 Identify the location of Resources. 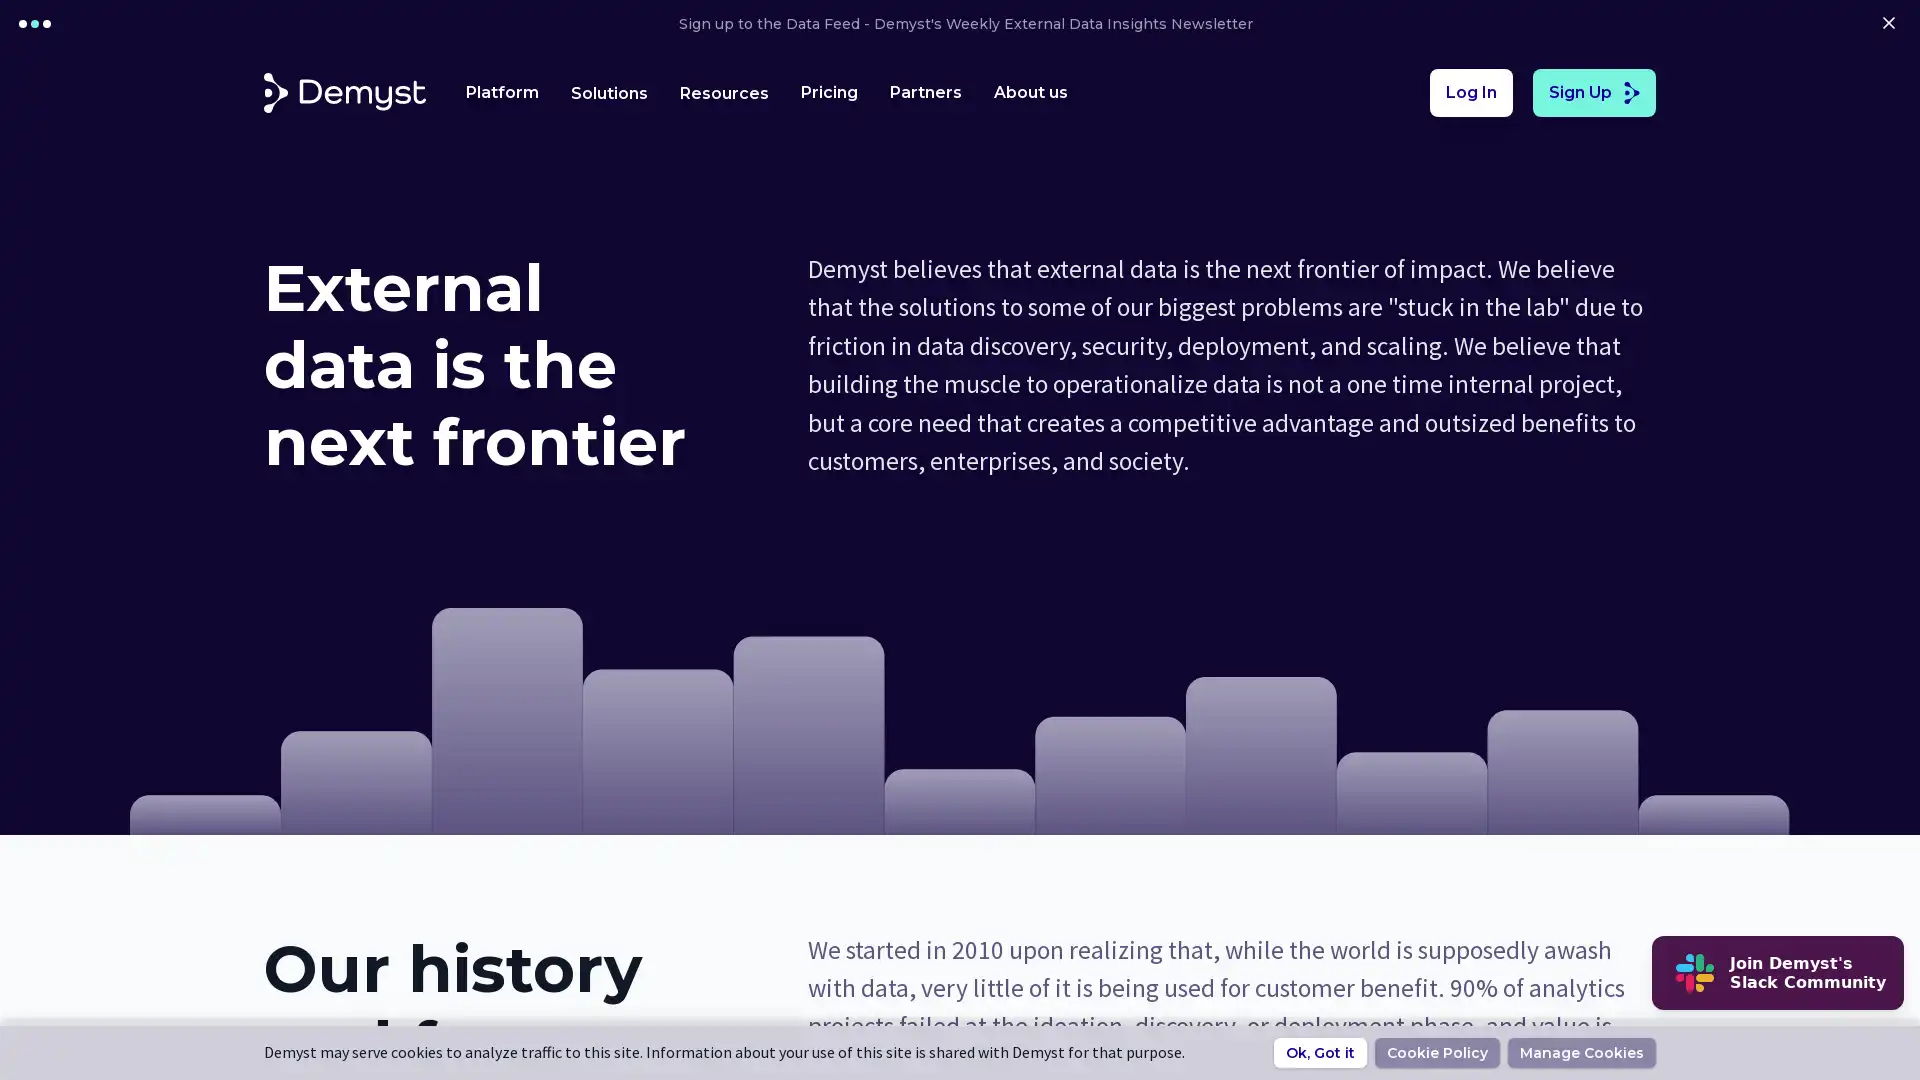
(723, 92).